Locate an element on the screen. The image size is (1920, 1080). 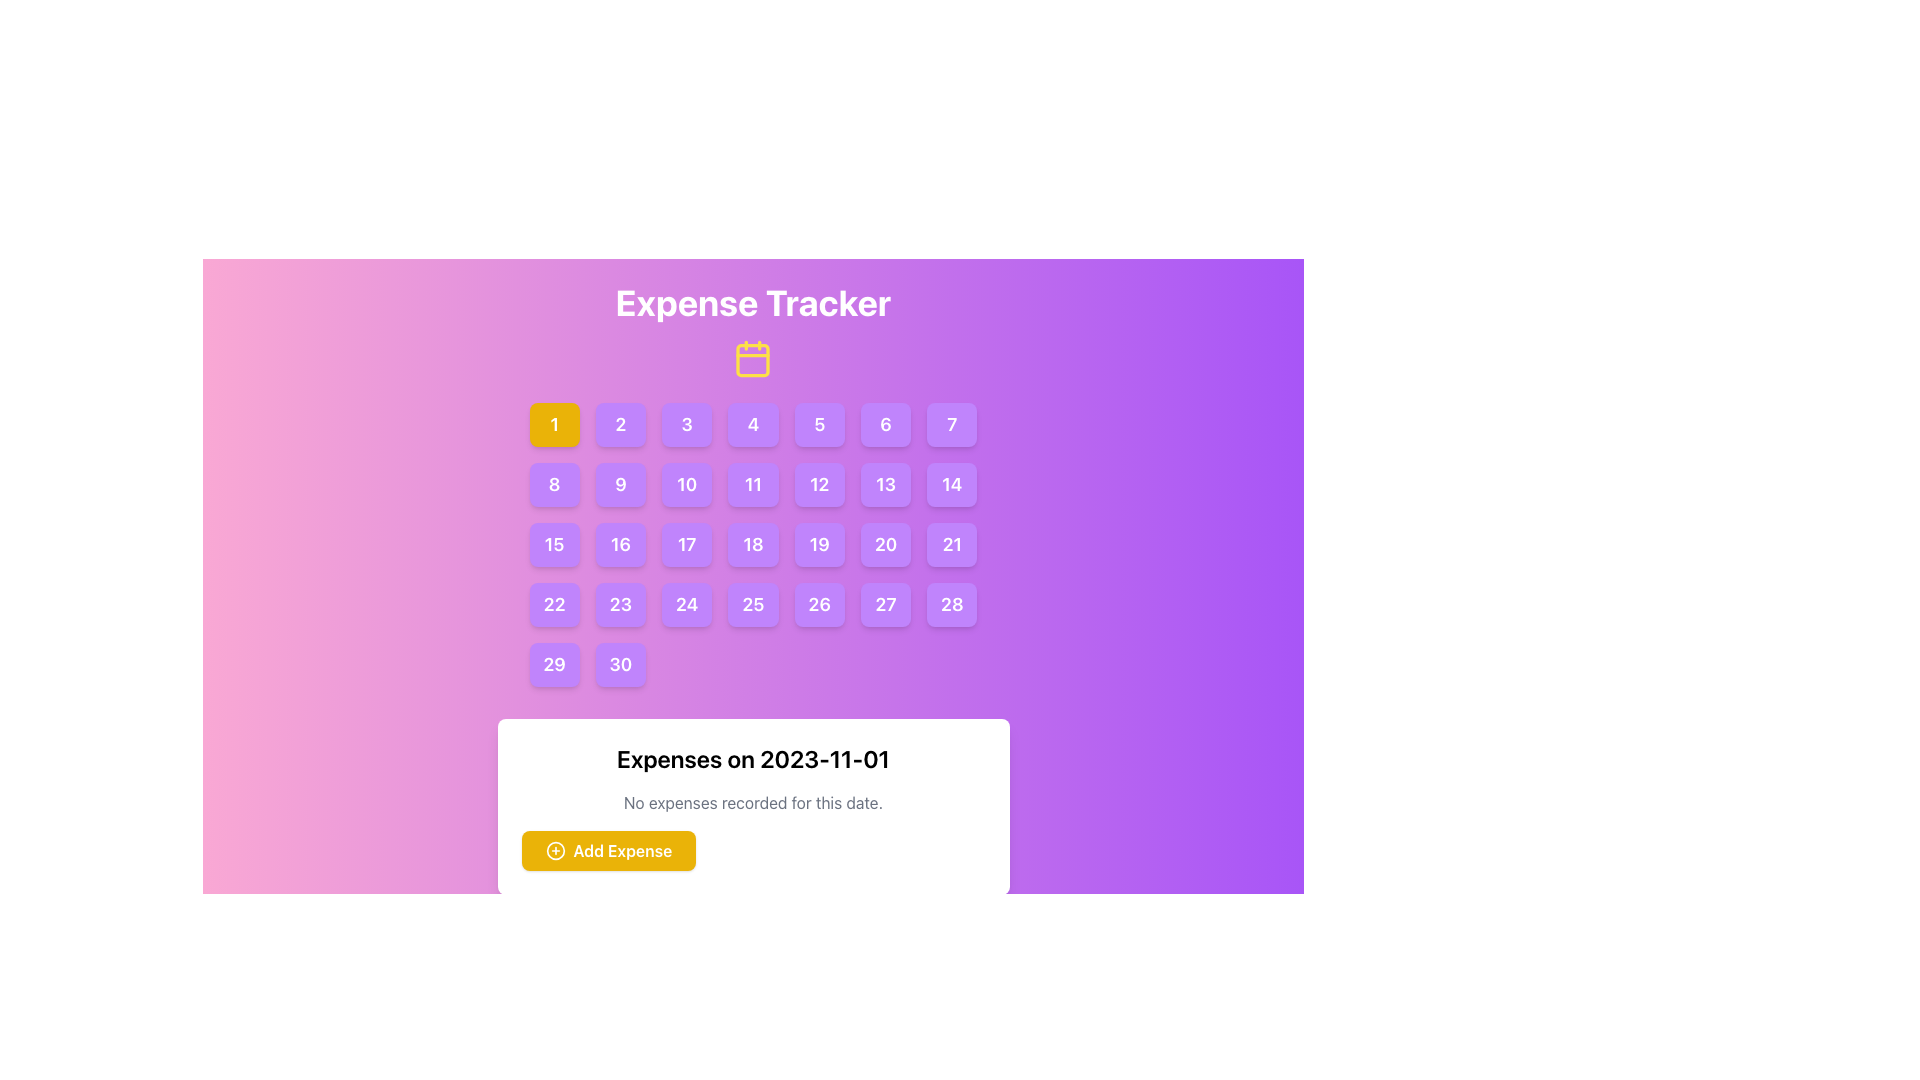
the calendar day cell displaying the number '3' is located at coordinates (687, 423).